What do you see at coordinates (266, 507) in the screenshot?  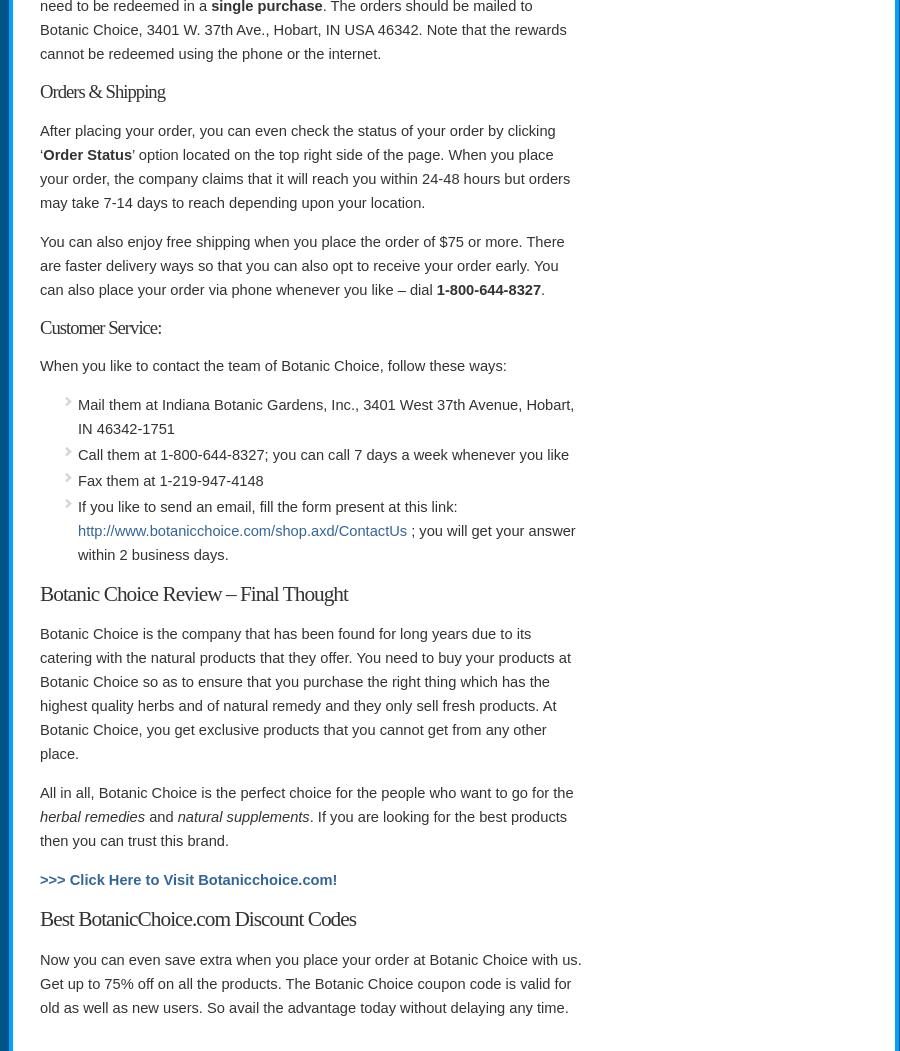 I see `'If you like to send an email, fill the form present at this link:'` at bounding box center [266, 507].